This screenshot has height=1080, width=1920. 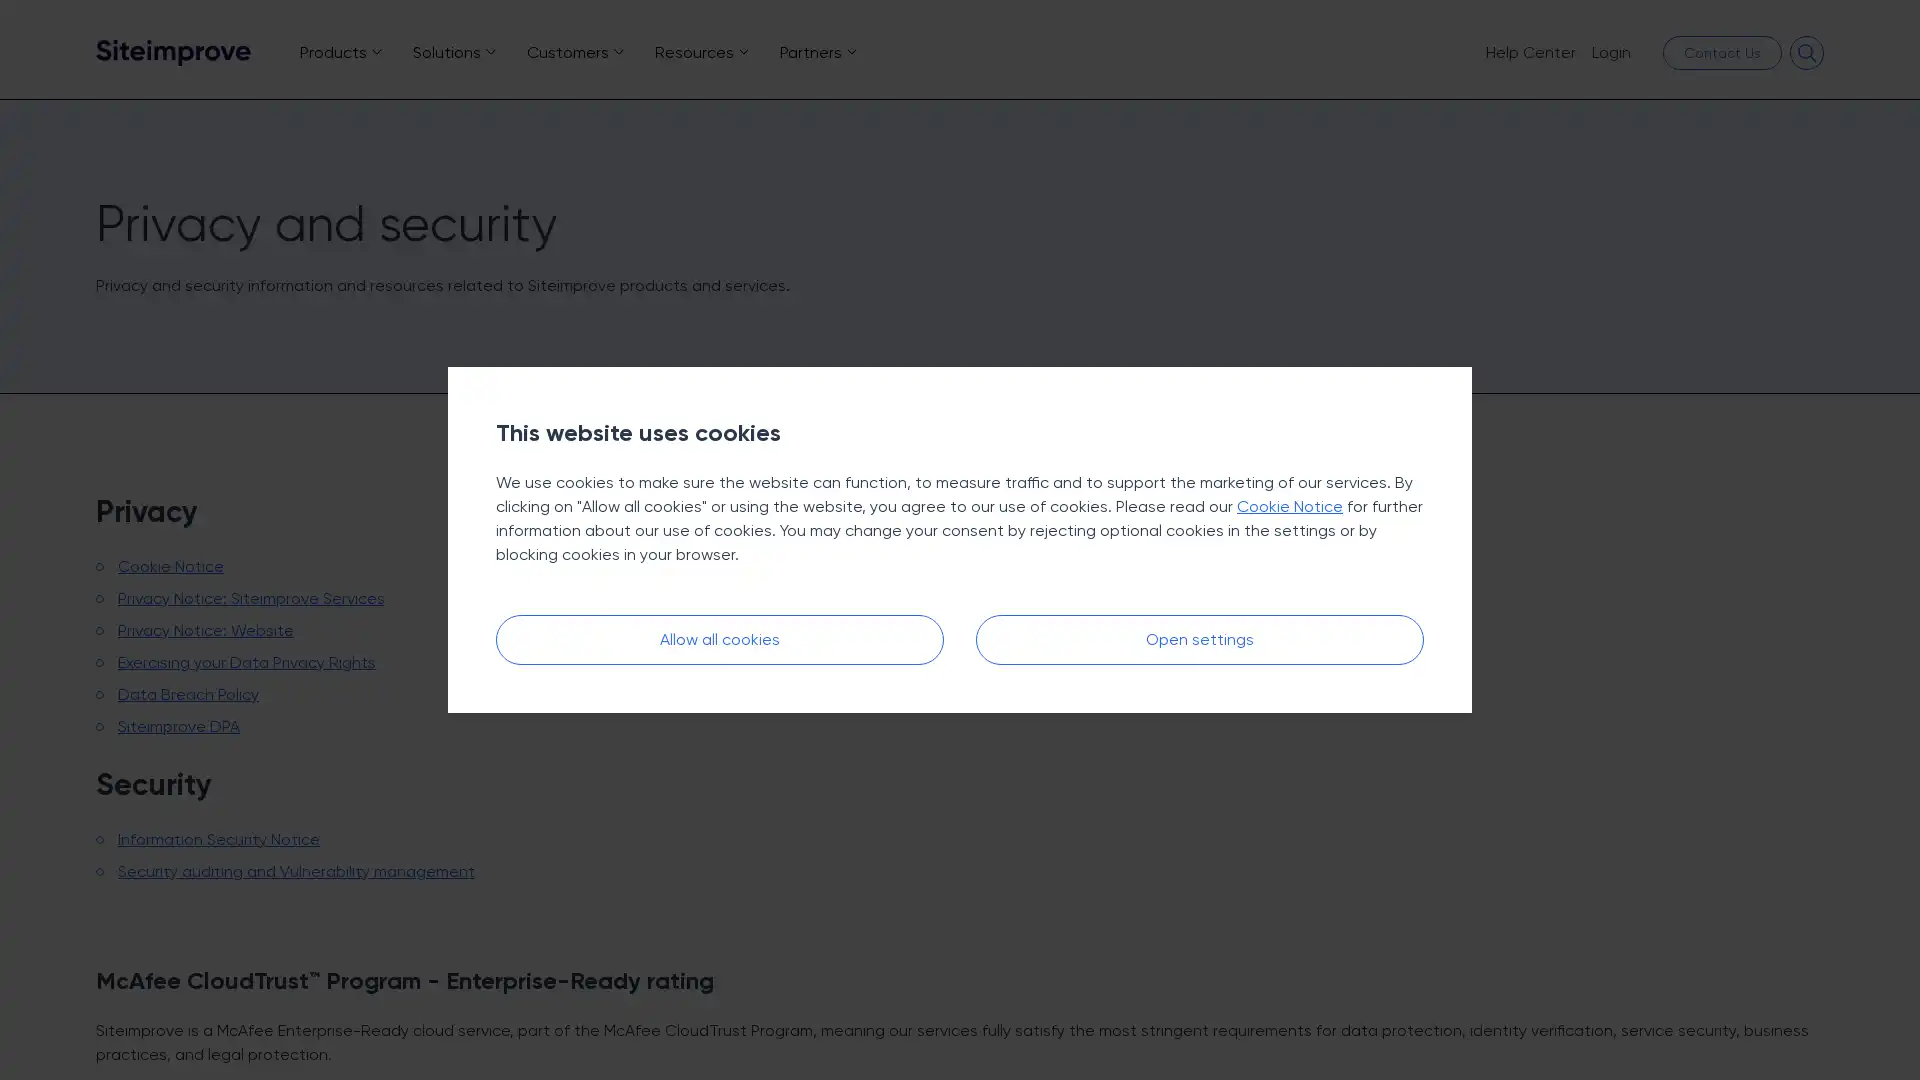 What do you see at coordinates (816, 50) in the screenshot?
I see `Partners` at bounding box center [816, 50].